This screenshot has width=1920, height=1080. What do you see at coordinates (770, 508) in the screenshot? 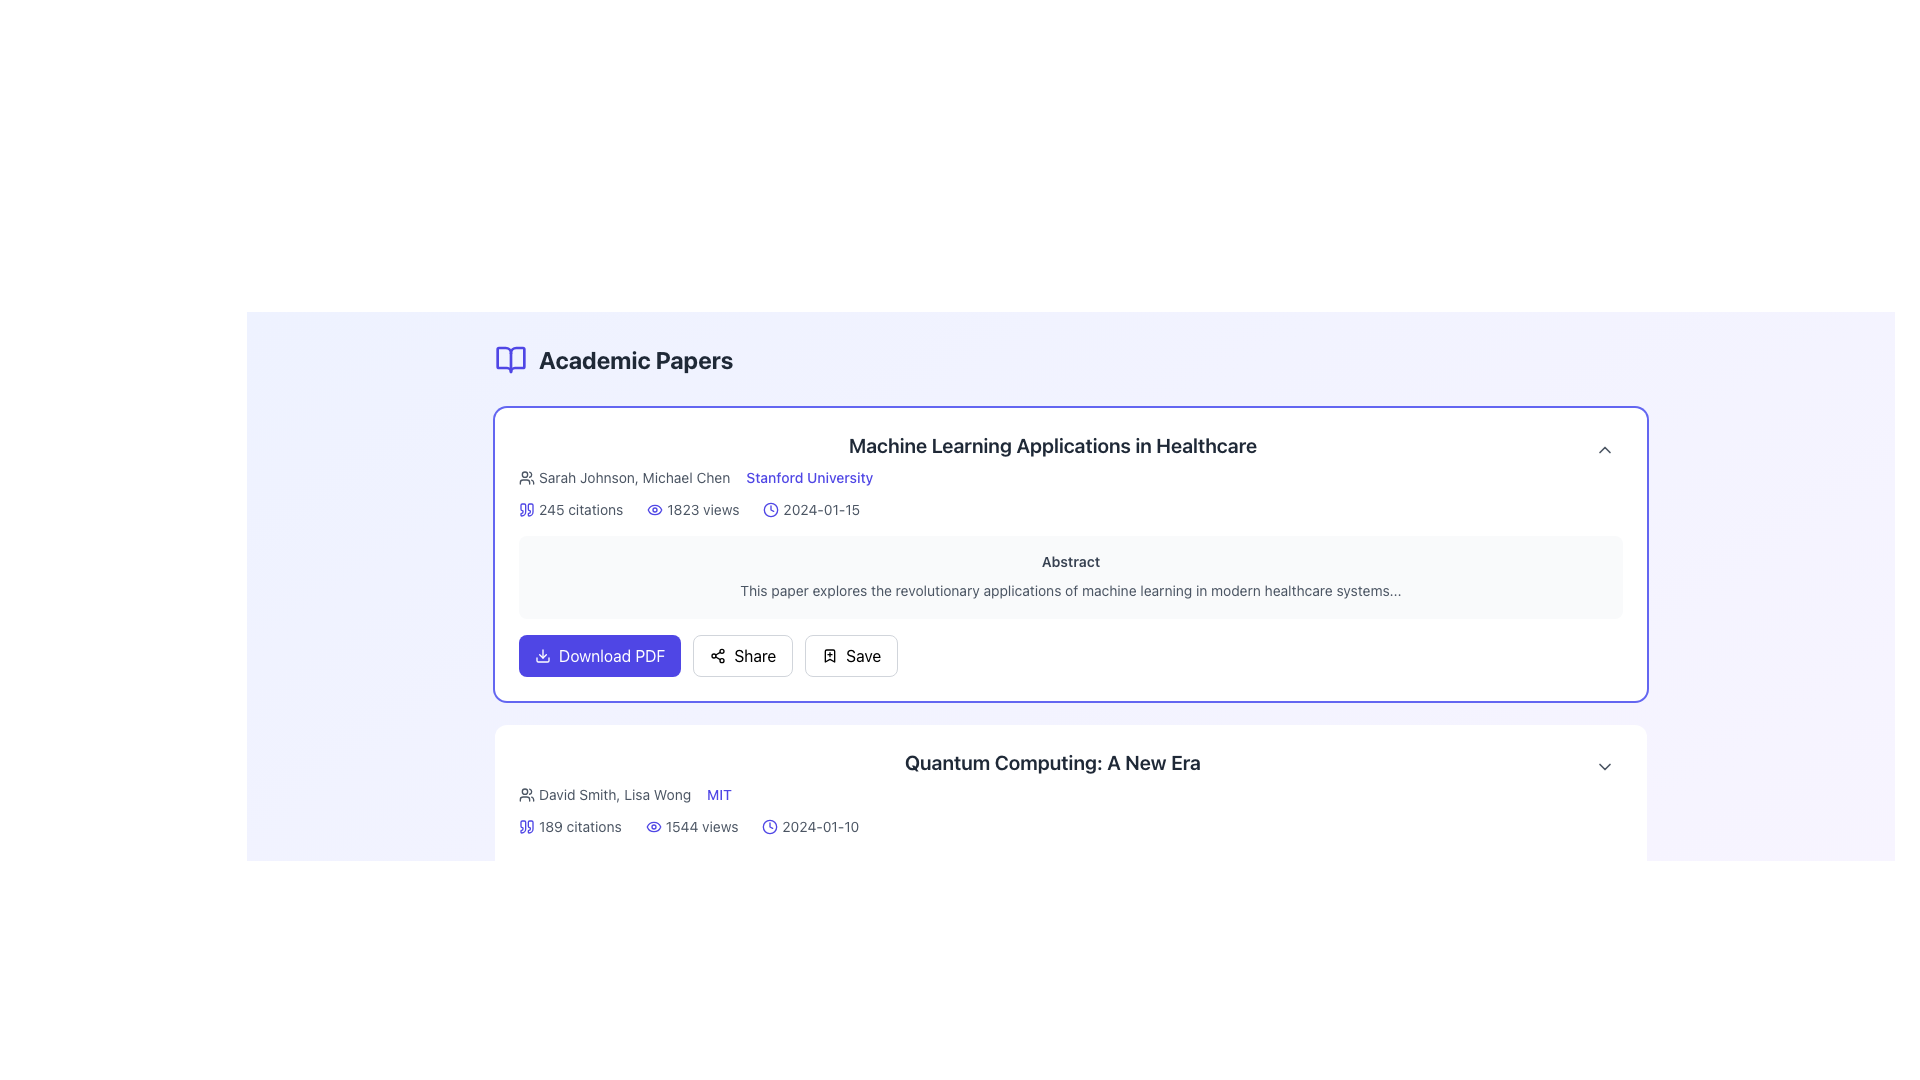
I see `the SVG circle element that is part of the clock icon, located adjacent to the publication title in the metadata of the first listed publication` at bounding box center [770, 508].